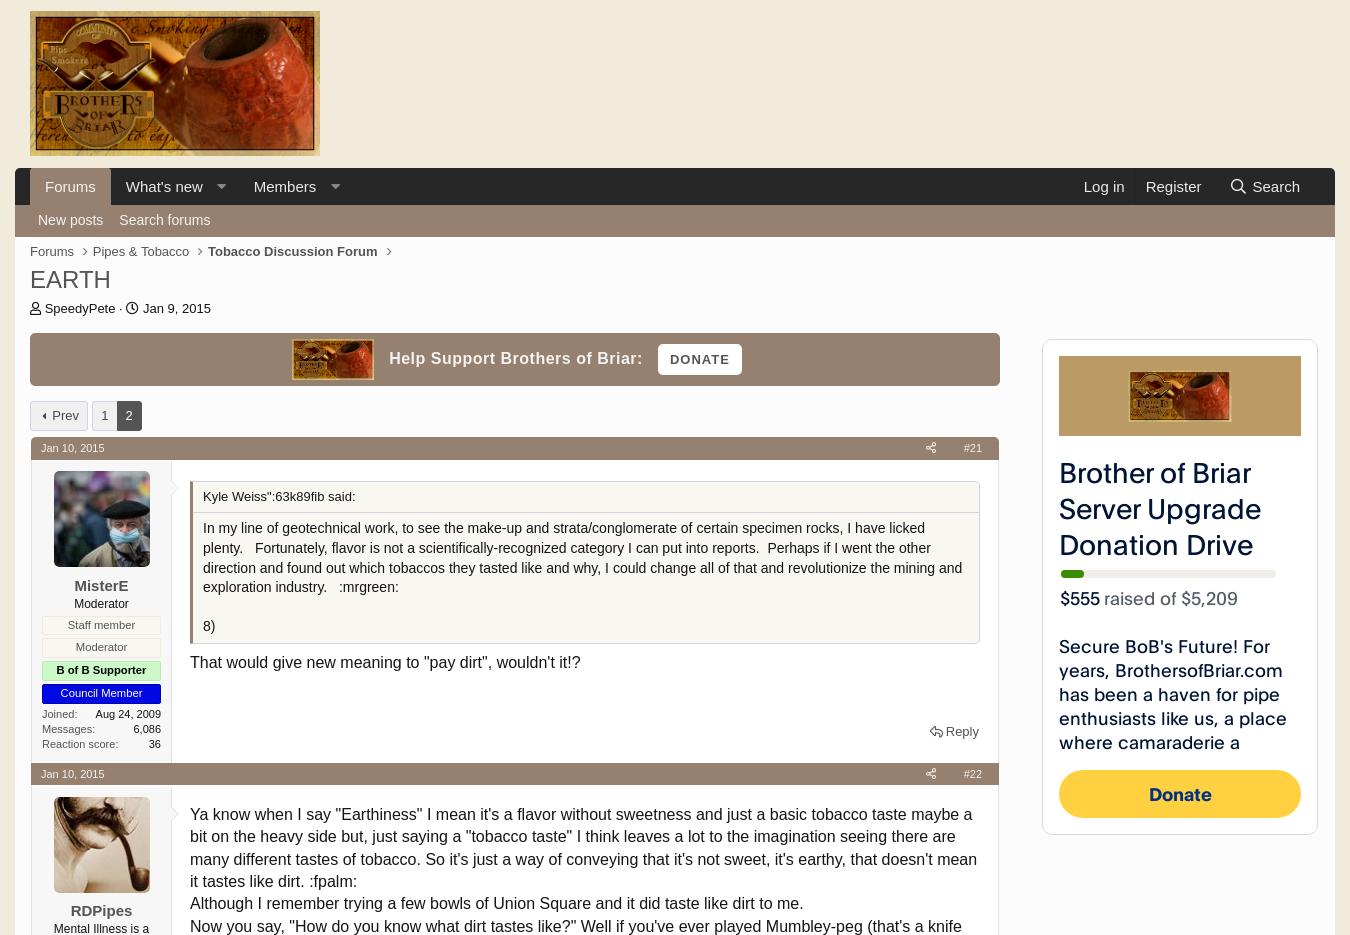 The width and height of the screenshot is (1350, 935). Describe the element at coordinates (78, 307) in the screenshot. I see `'SpeedyPete'` at that location.